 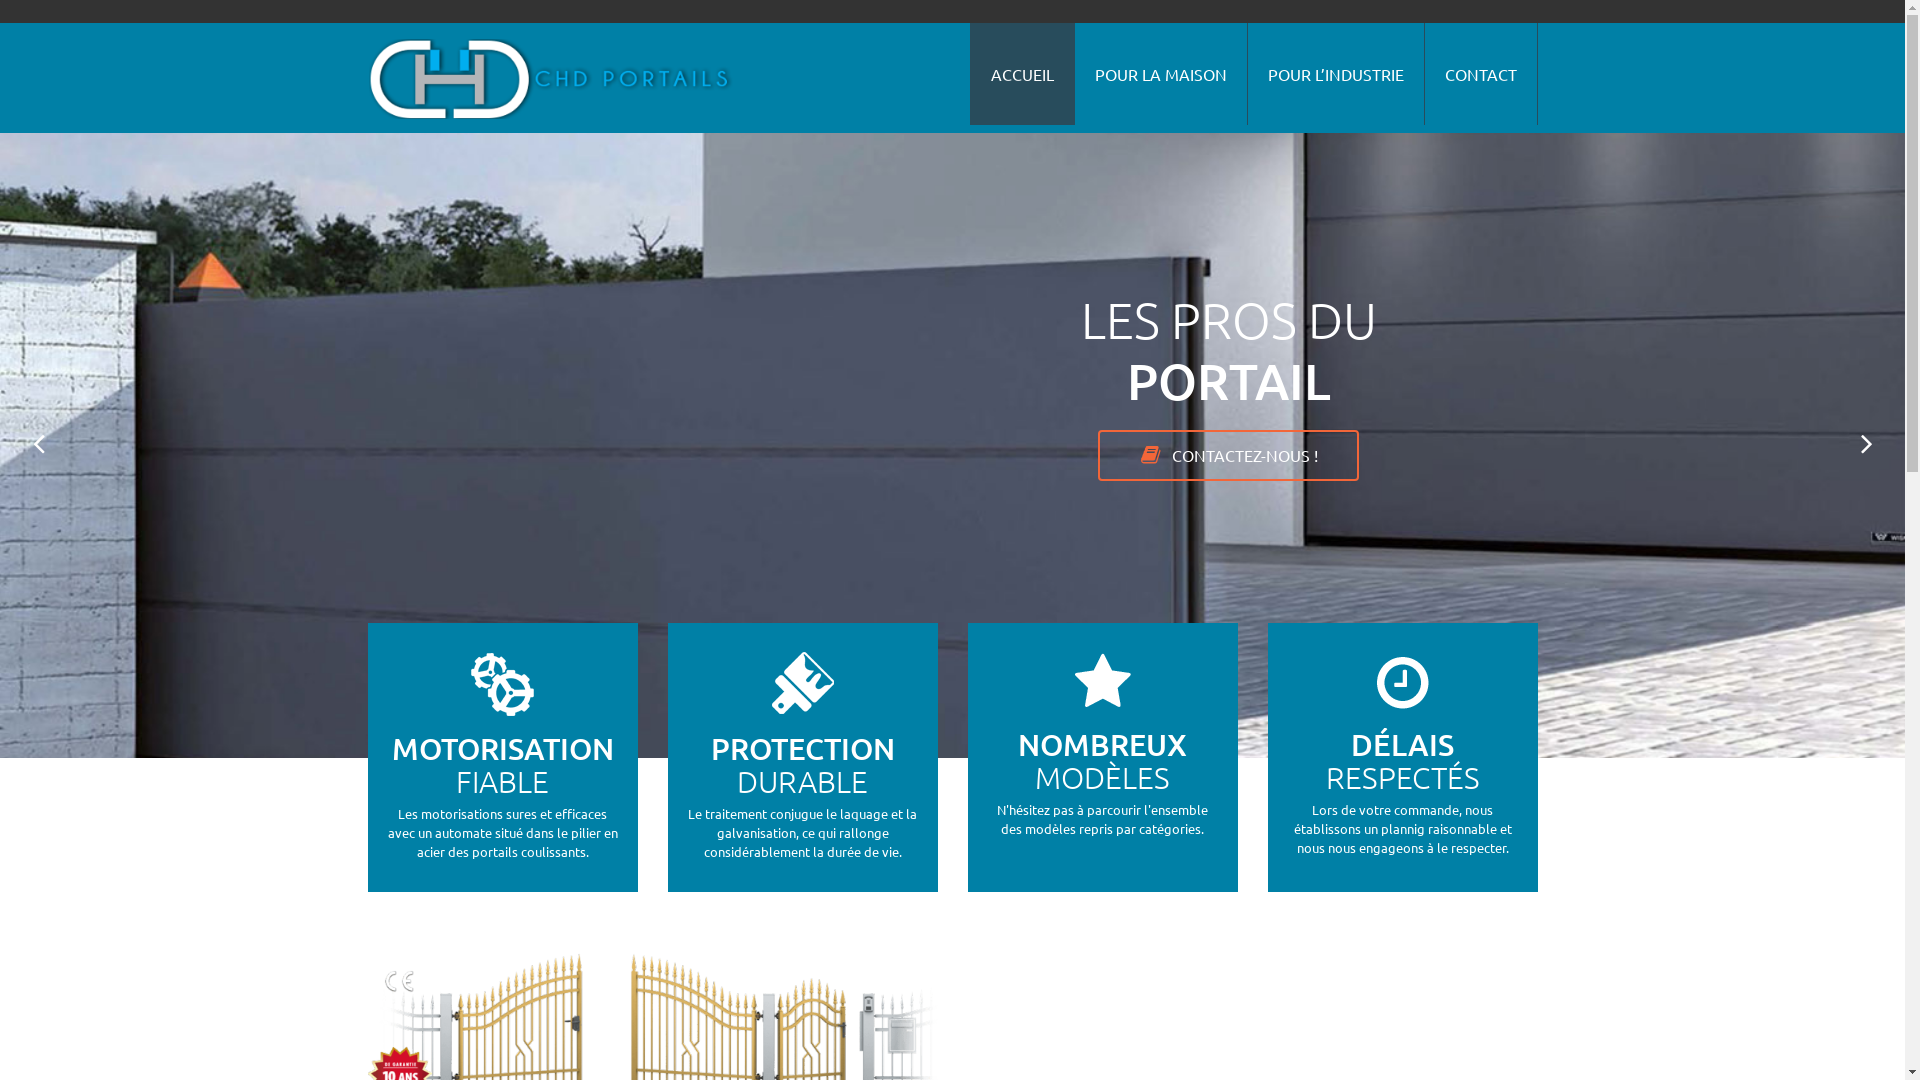 I want to click on 'POUR LA MAISON', so click(x=1160, y=72).